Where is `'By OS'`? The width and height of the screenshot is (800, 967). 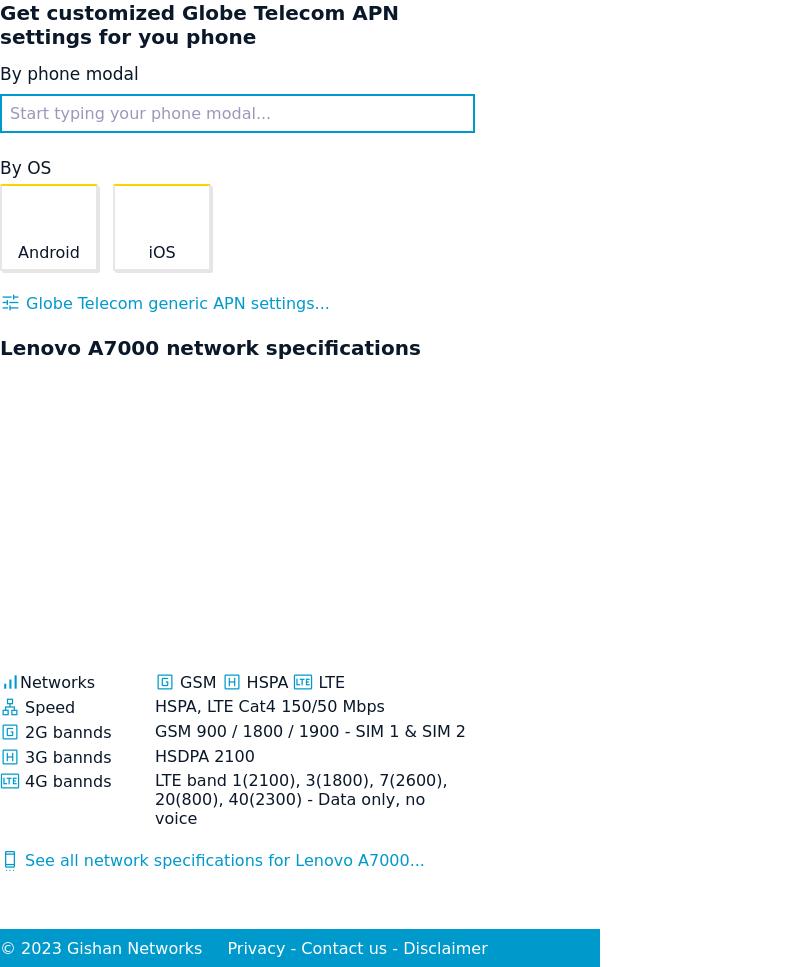
'By OS' is located at coordinates (25, 167).